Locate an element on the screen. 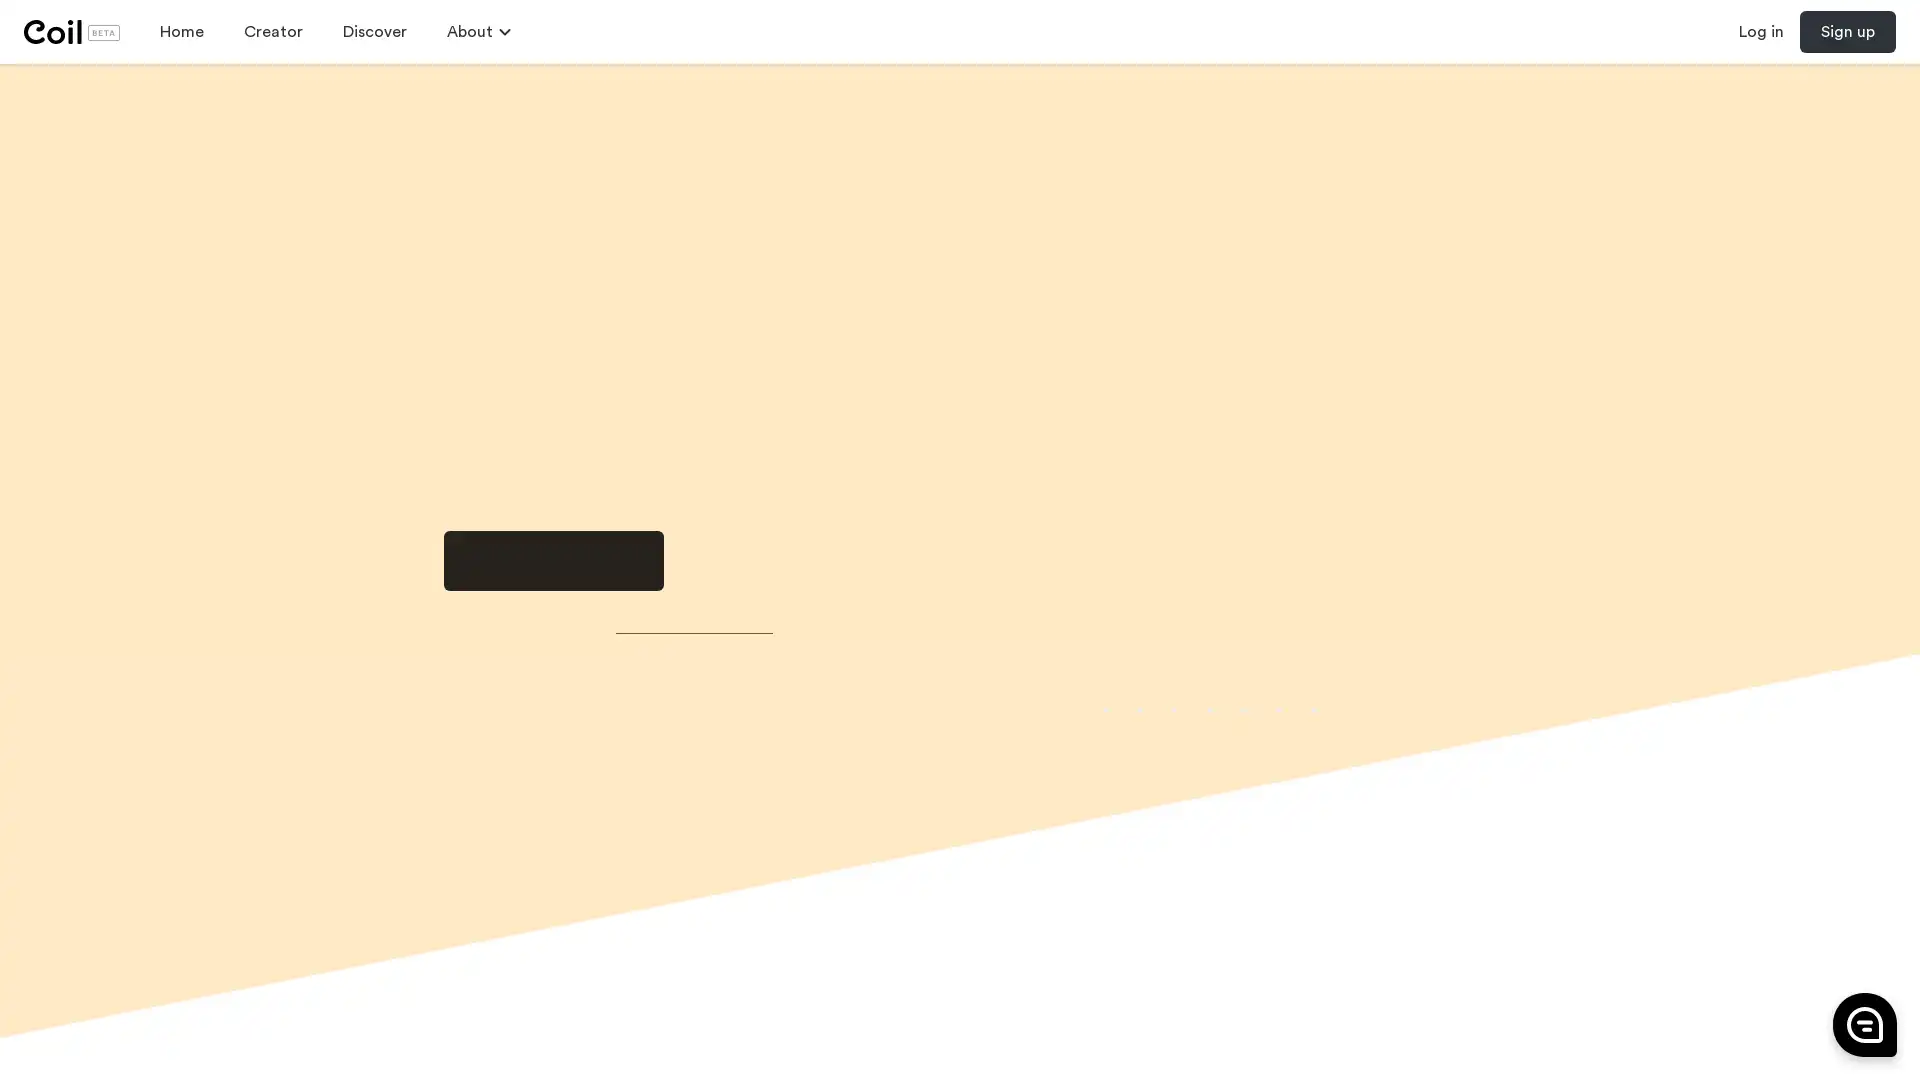 This screenshot has width=1920, height=1080. Discover is located at coordinates (374, 31).